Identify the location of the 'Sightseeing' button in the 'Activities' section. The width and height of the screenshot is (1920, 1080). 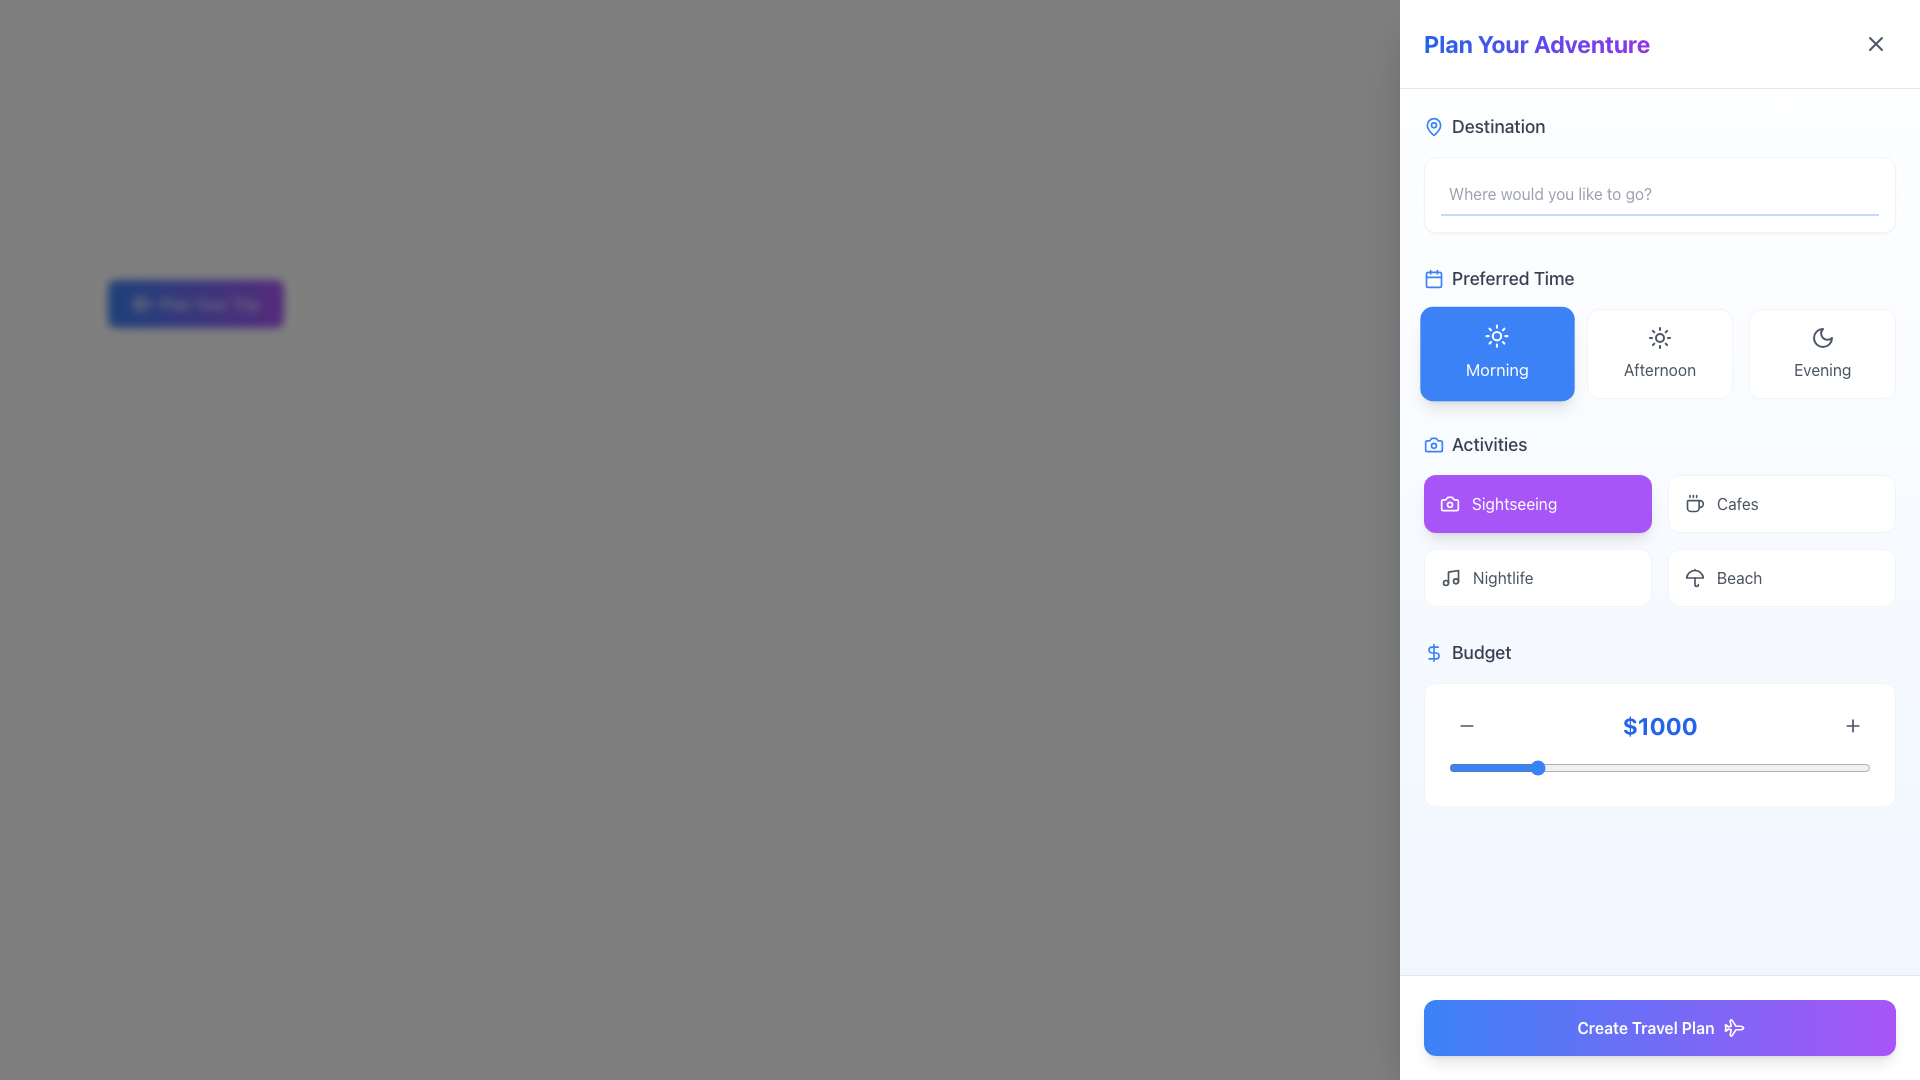
(1536, 503).